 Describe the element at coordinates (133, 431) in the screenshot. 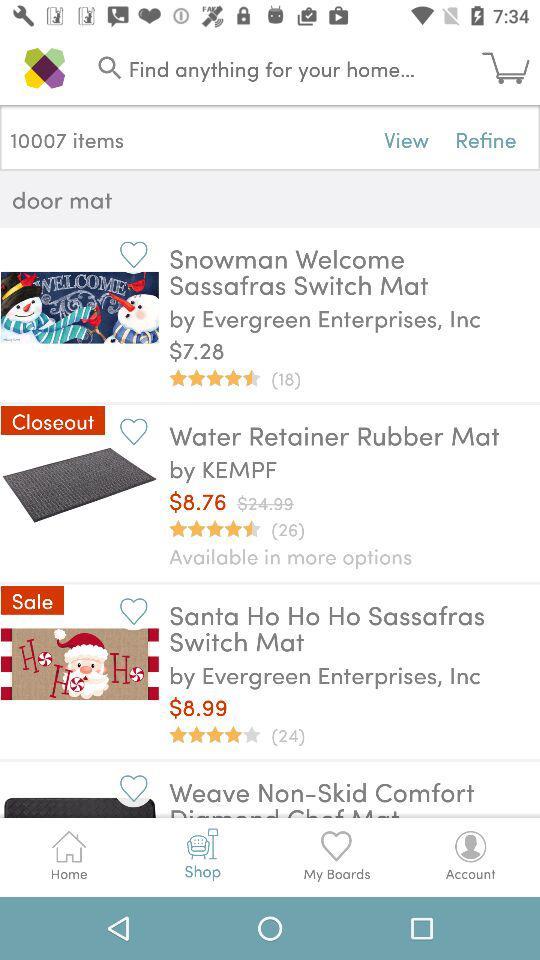

I see `favorite icon which is after closeout option` at that location.